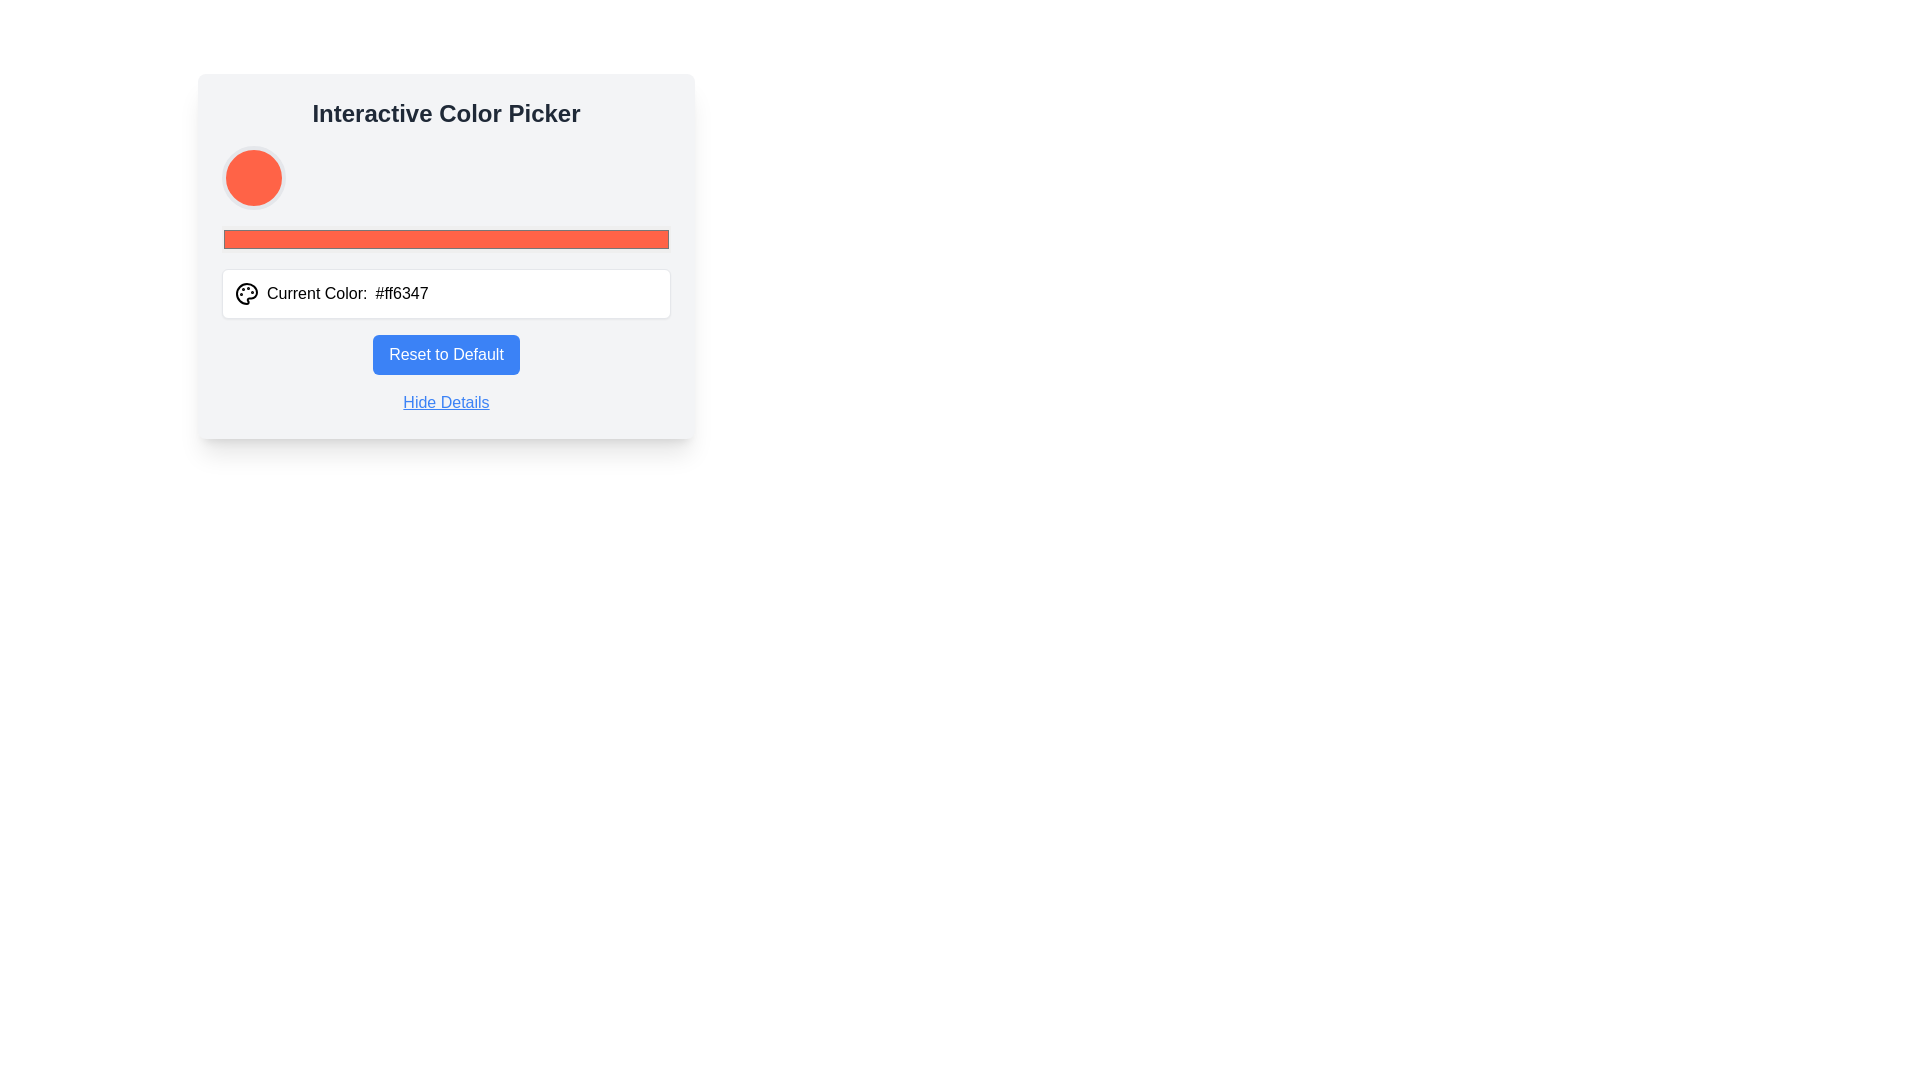 Image resolution: width=1920 pixels, height=1080 pixels. I want to click on the slider value, so click(379, 238).